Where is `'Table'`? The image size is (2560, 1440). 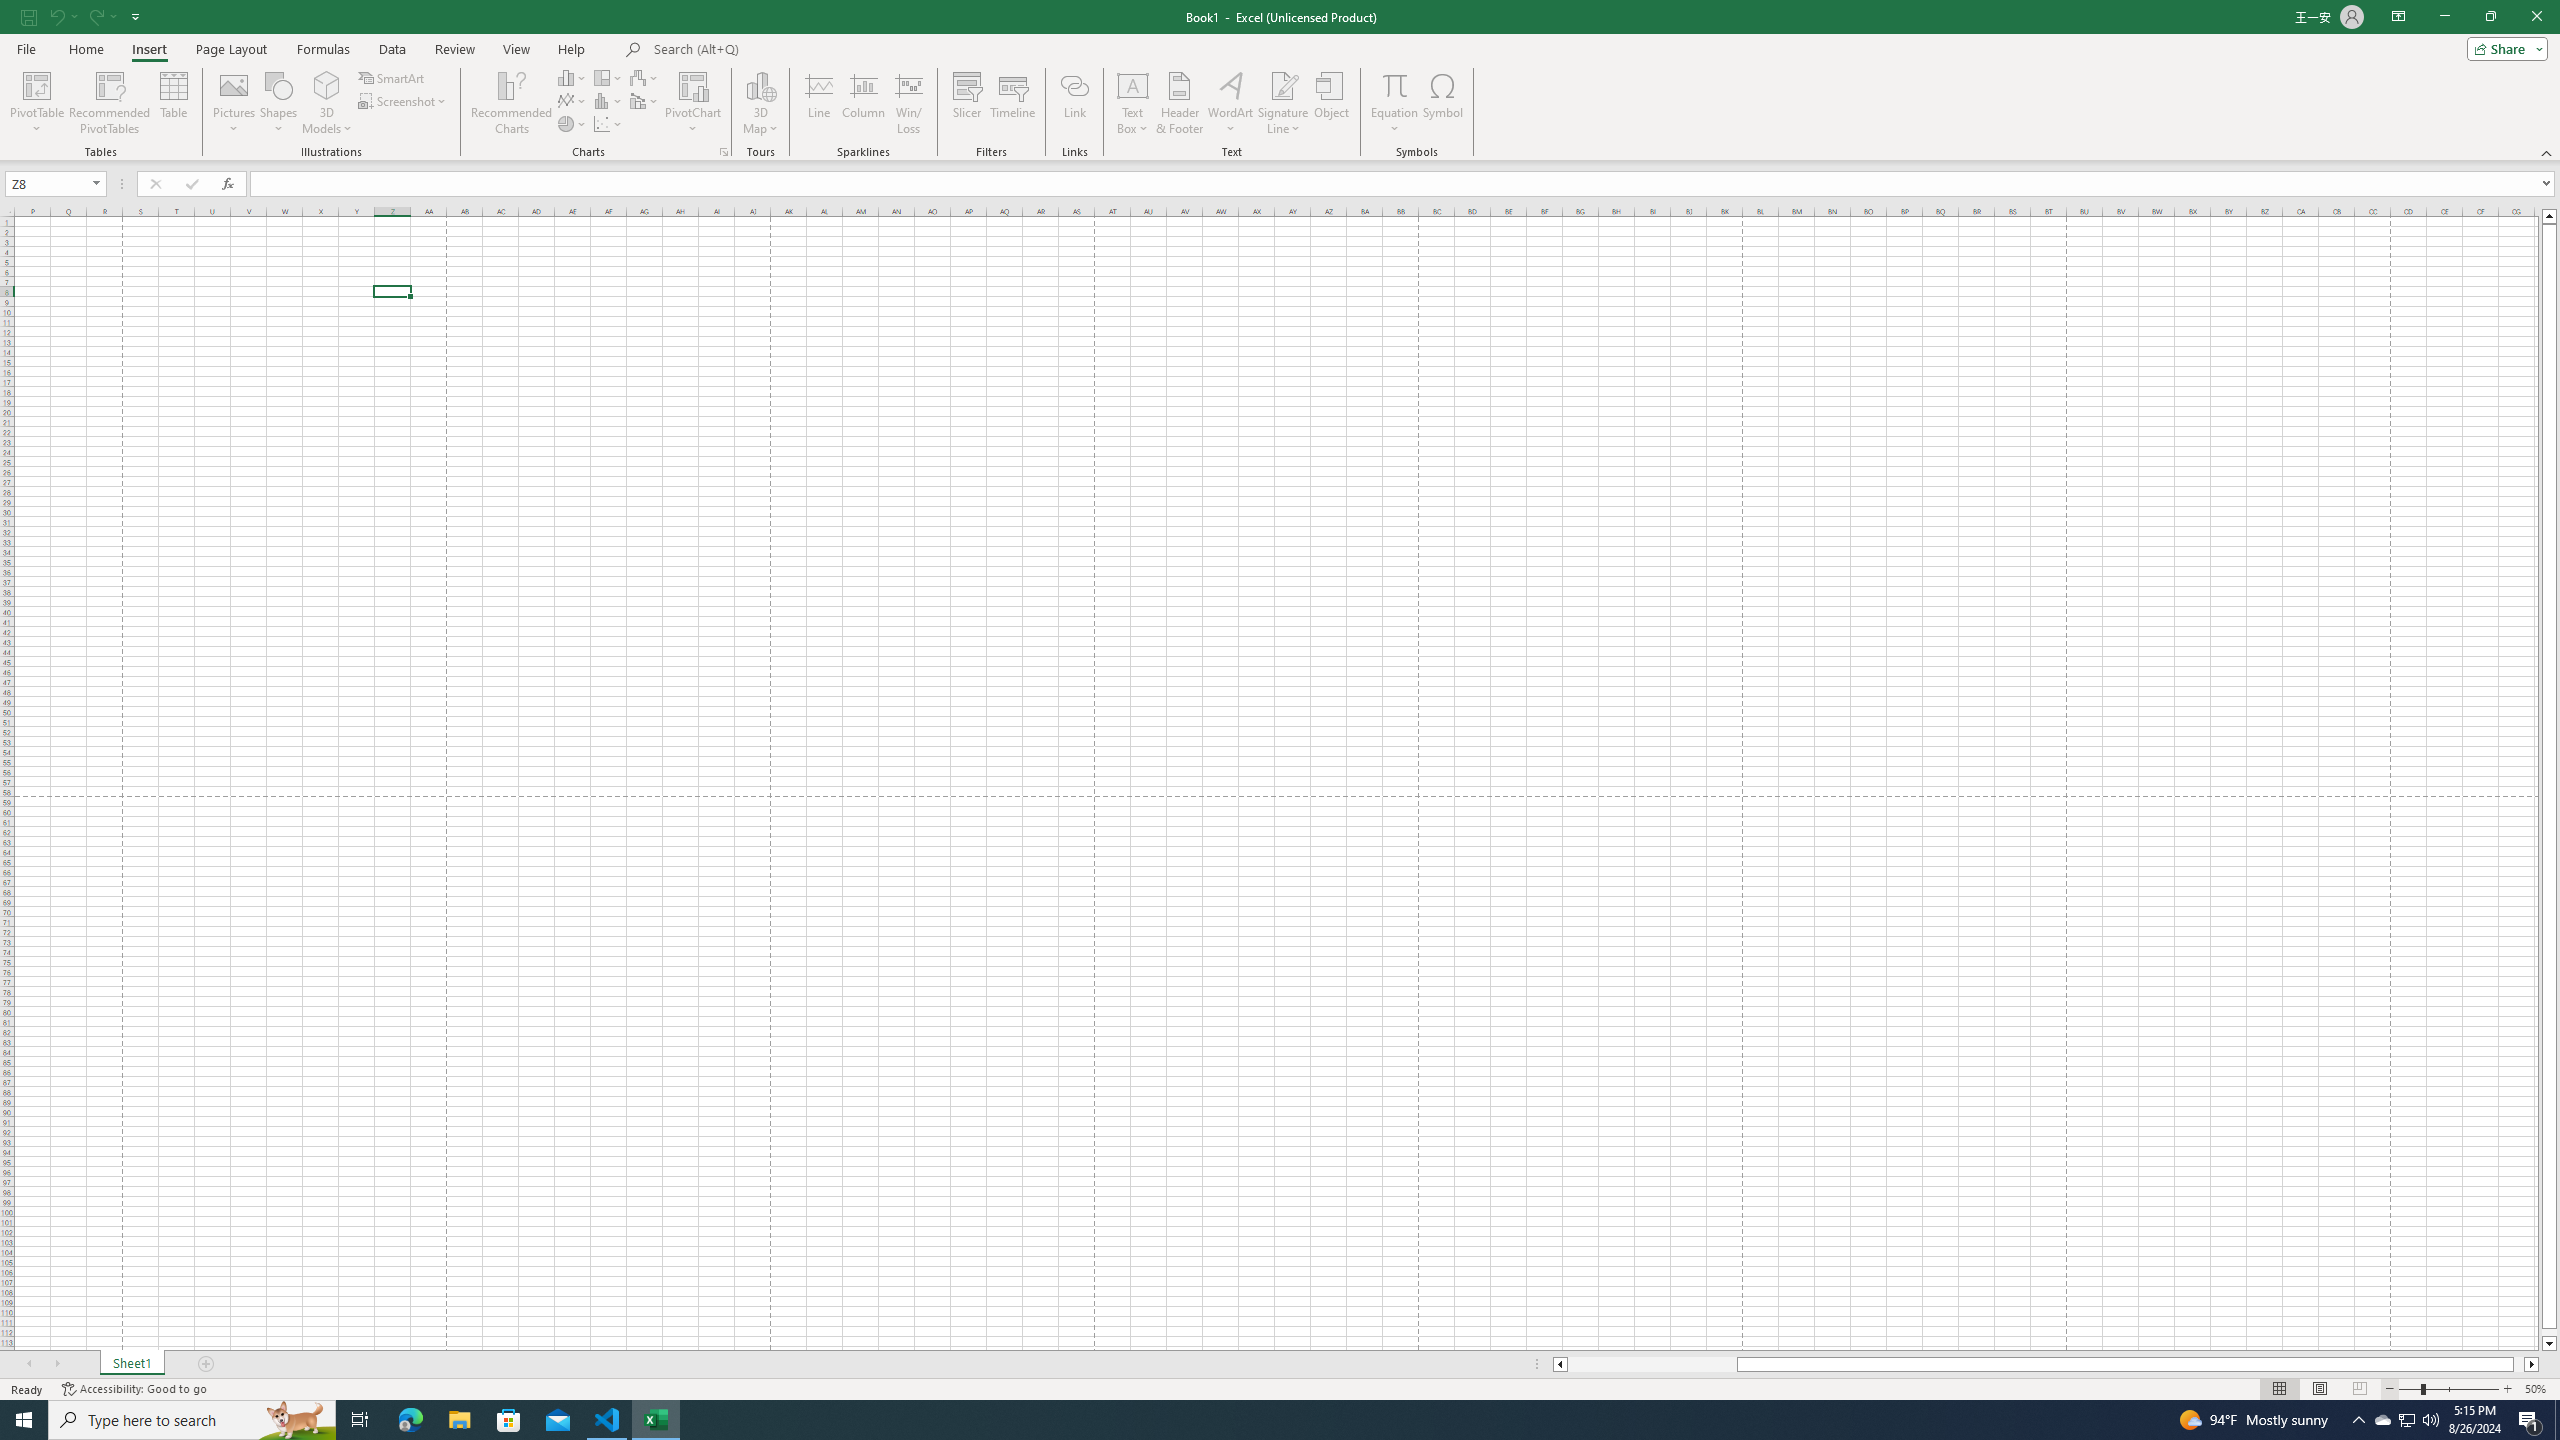 'Table' is located at coordinates (174, 103).